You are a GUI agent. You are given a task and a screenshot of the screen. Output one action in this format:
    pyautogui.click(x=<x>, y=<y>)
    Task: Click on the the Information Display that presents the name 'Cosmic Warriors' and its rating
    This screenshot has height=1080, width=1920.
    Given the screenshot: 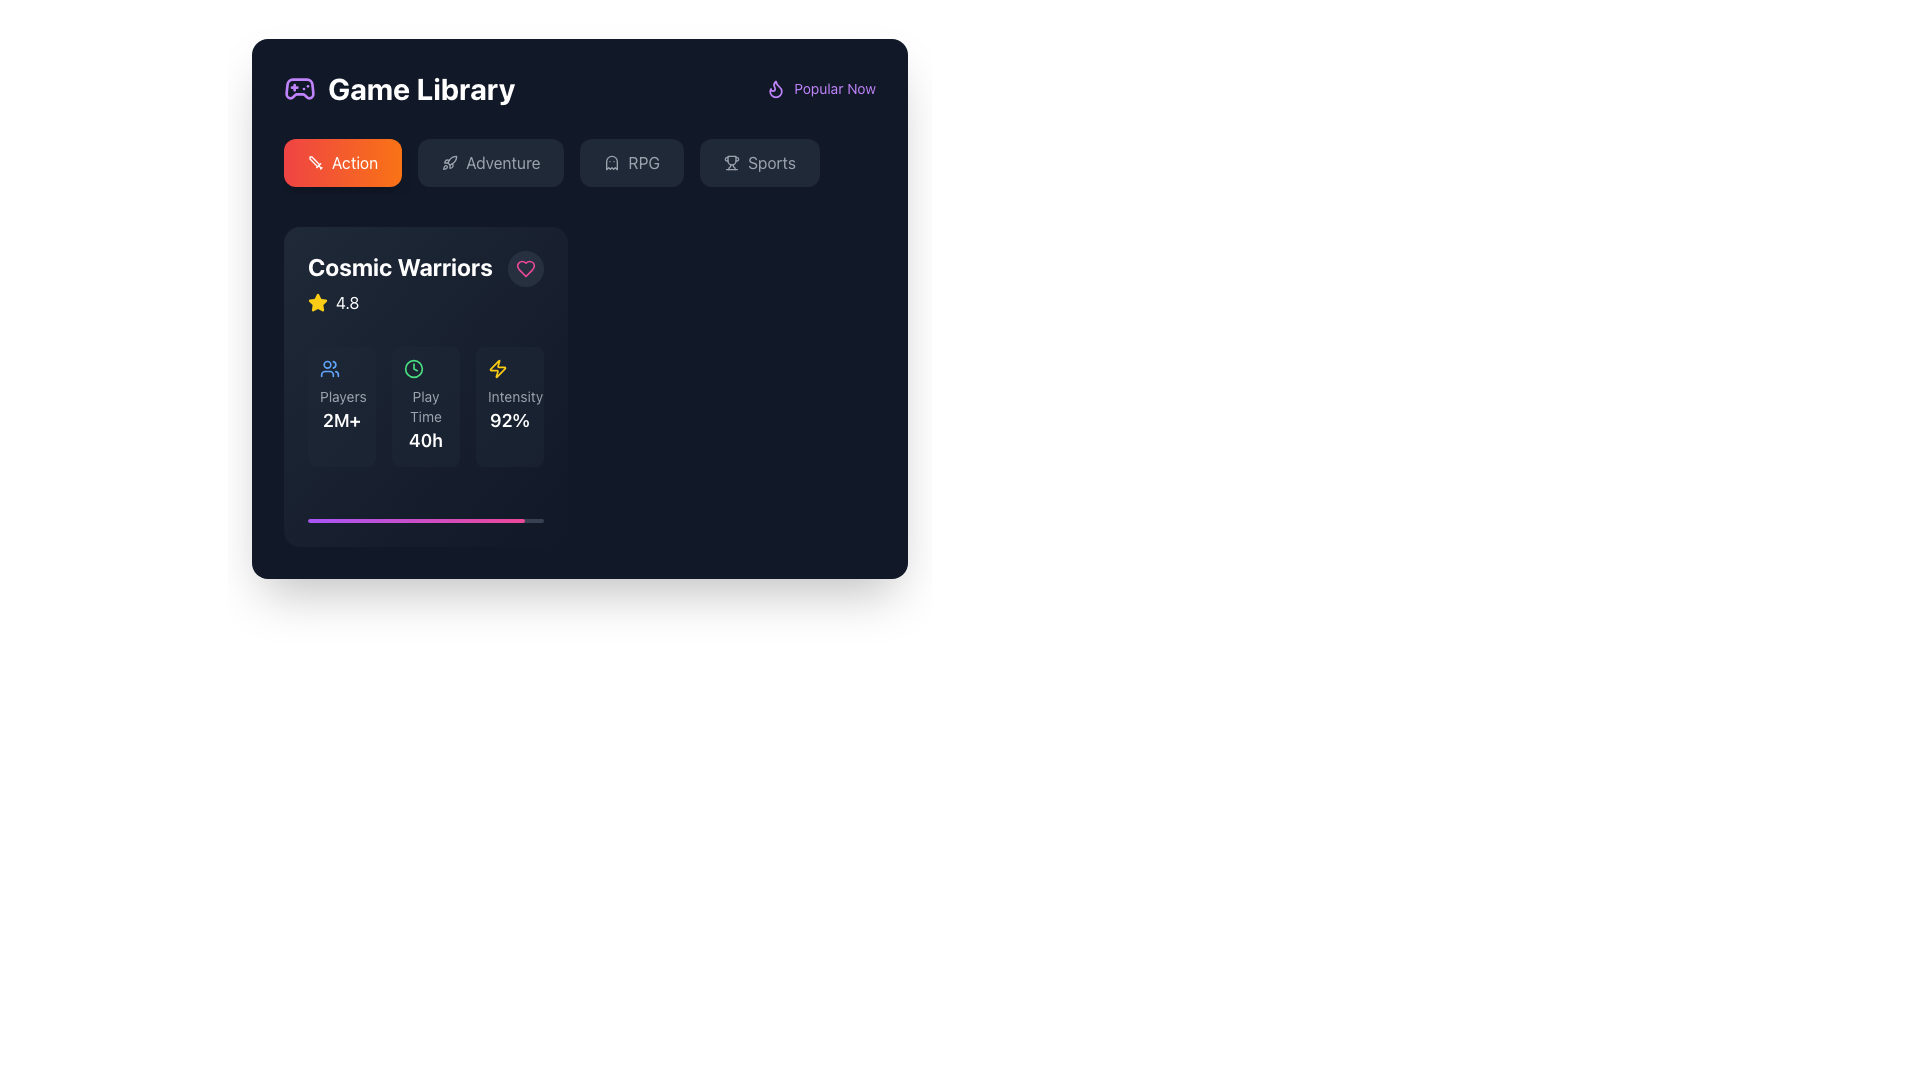 What is the action you would take?
    pyautogui.click(x=400, y=282)
    